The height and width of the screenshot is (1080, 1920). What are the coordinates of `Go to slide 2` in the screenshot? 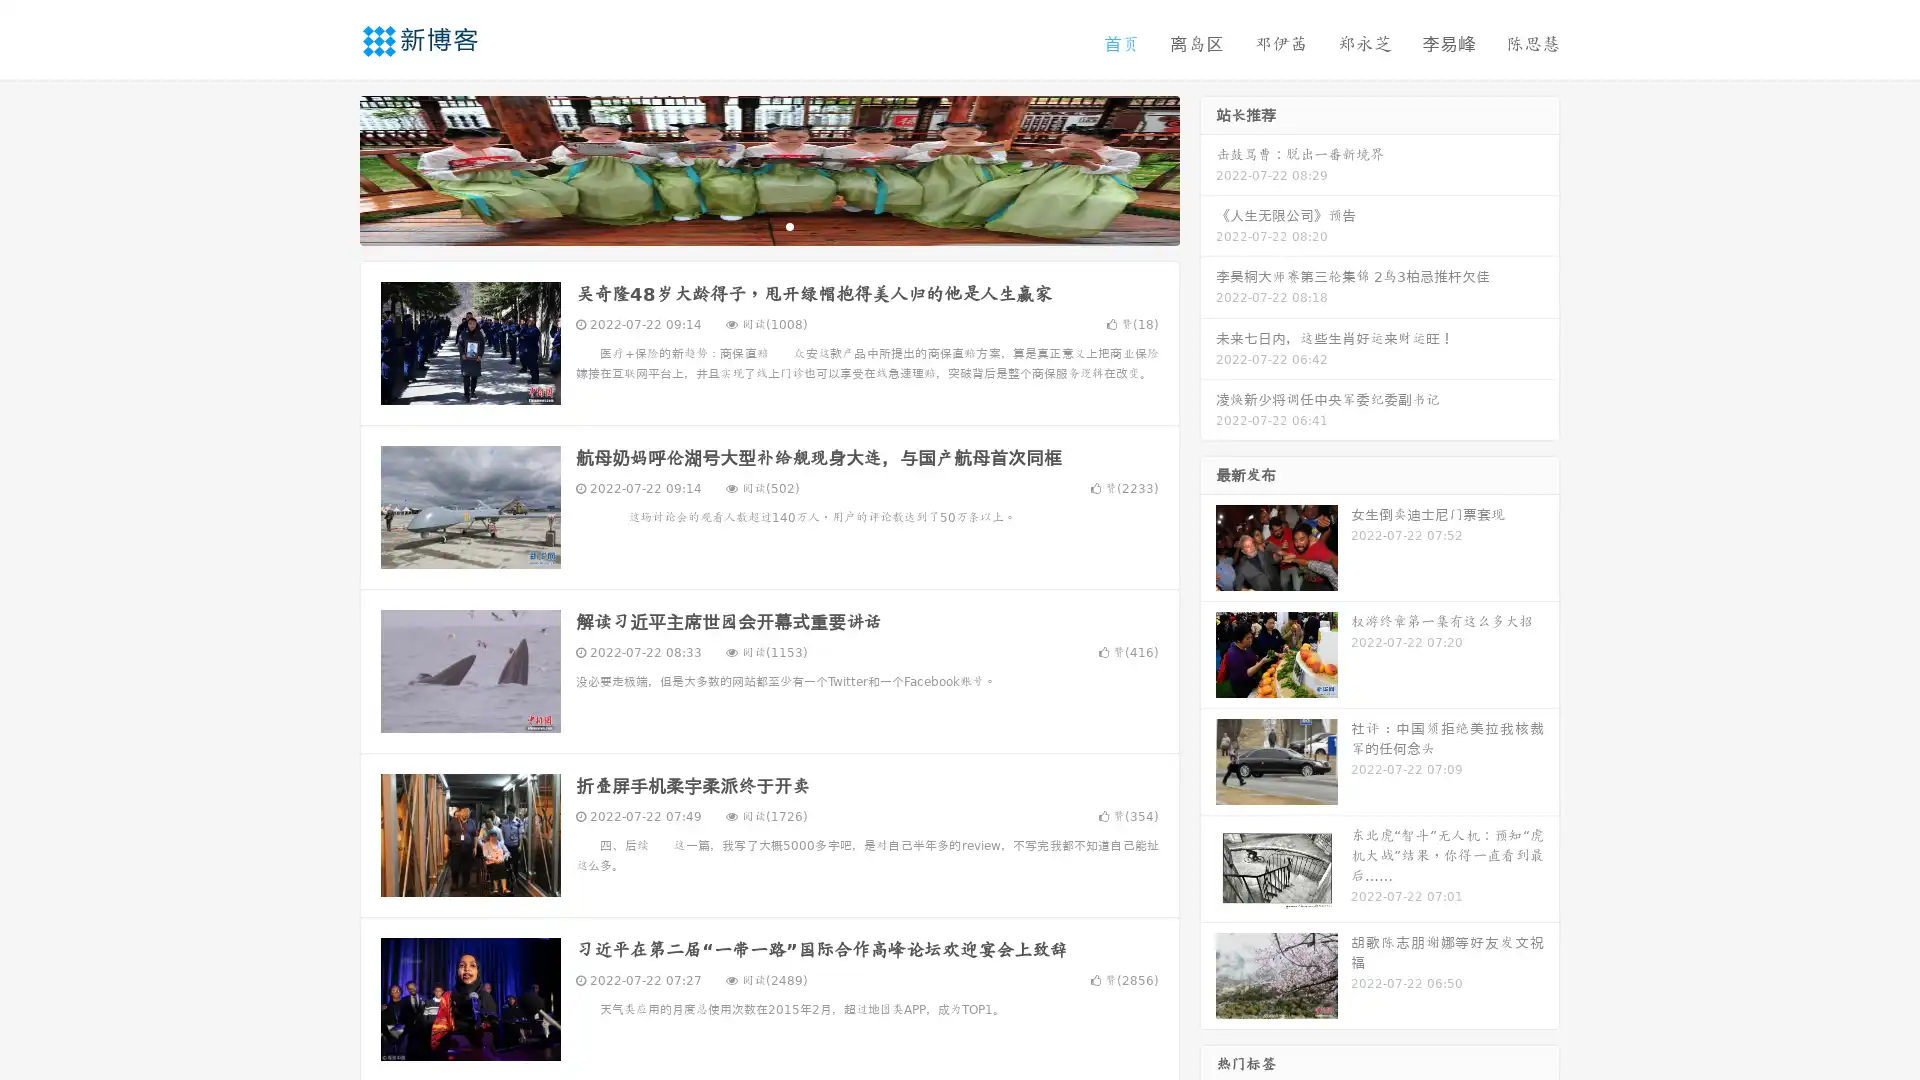 It's located at (768, 225).